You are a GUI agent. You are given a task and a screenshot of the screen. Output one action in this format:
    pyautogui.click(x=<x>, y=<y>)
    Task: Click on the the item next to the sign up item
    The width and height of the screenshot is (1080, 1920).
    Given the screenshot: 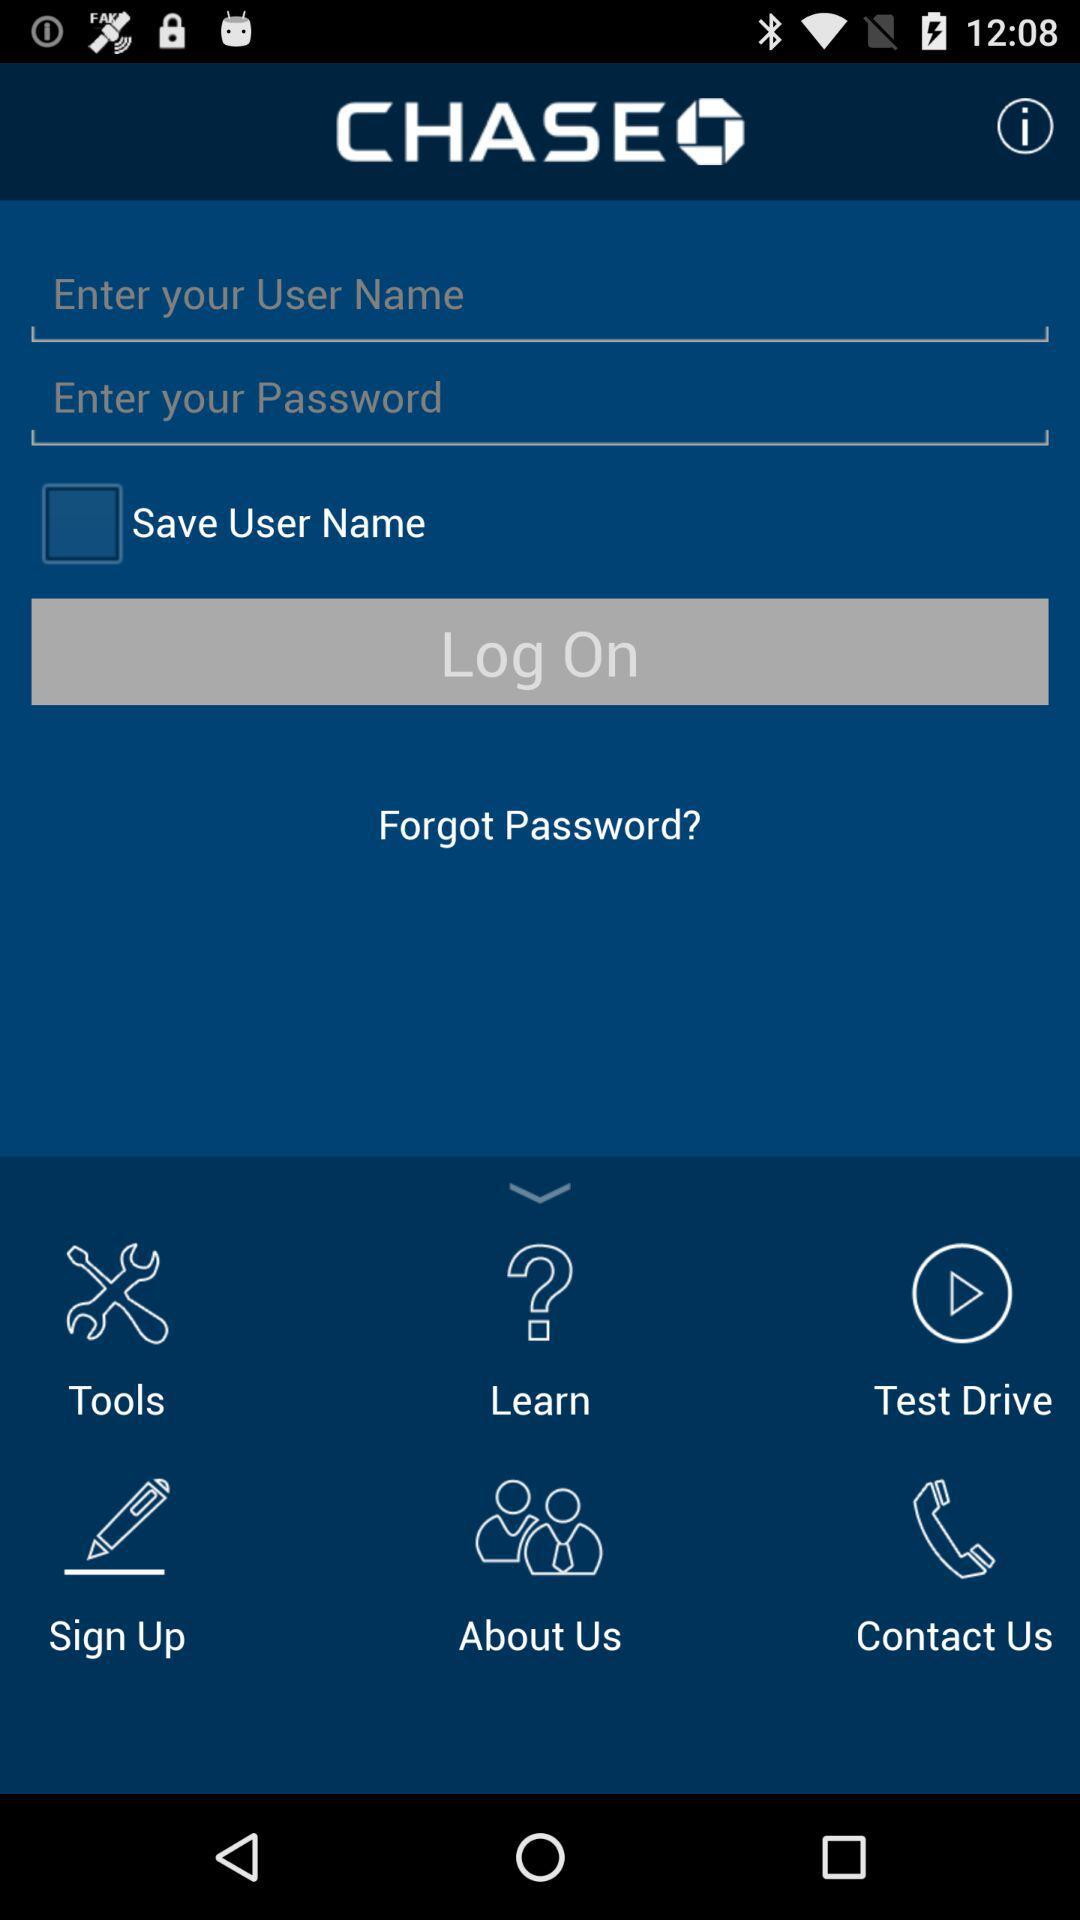 What is the action you would take?
    pyautogui.click(x=540, y=1562)
    